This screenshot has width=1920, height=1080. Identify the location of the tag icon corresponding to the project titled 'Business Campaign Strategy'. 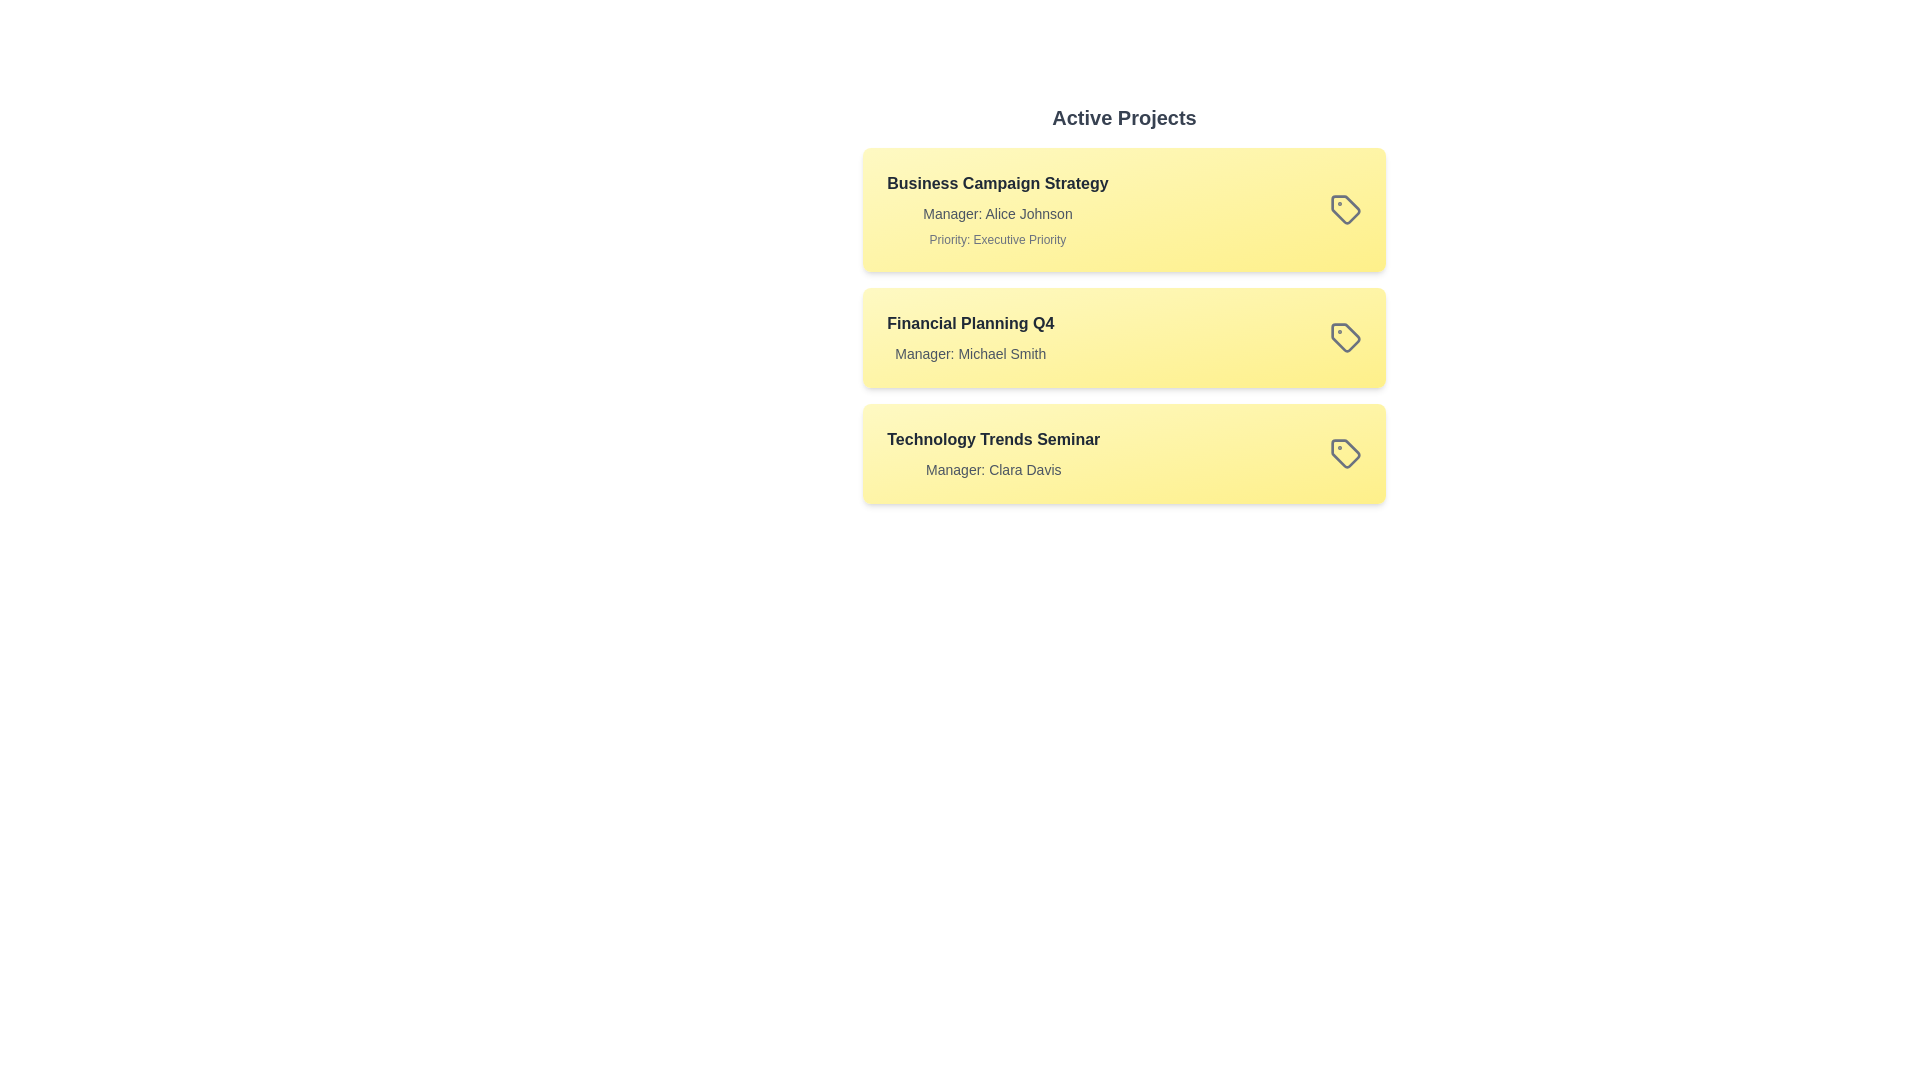
(1345, 209).